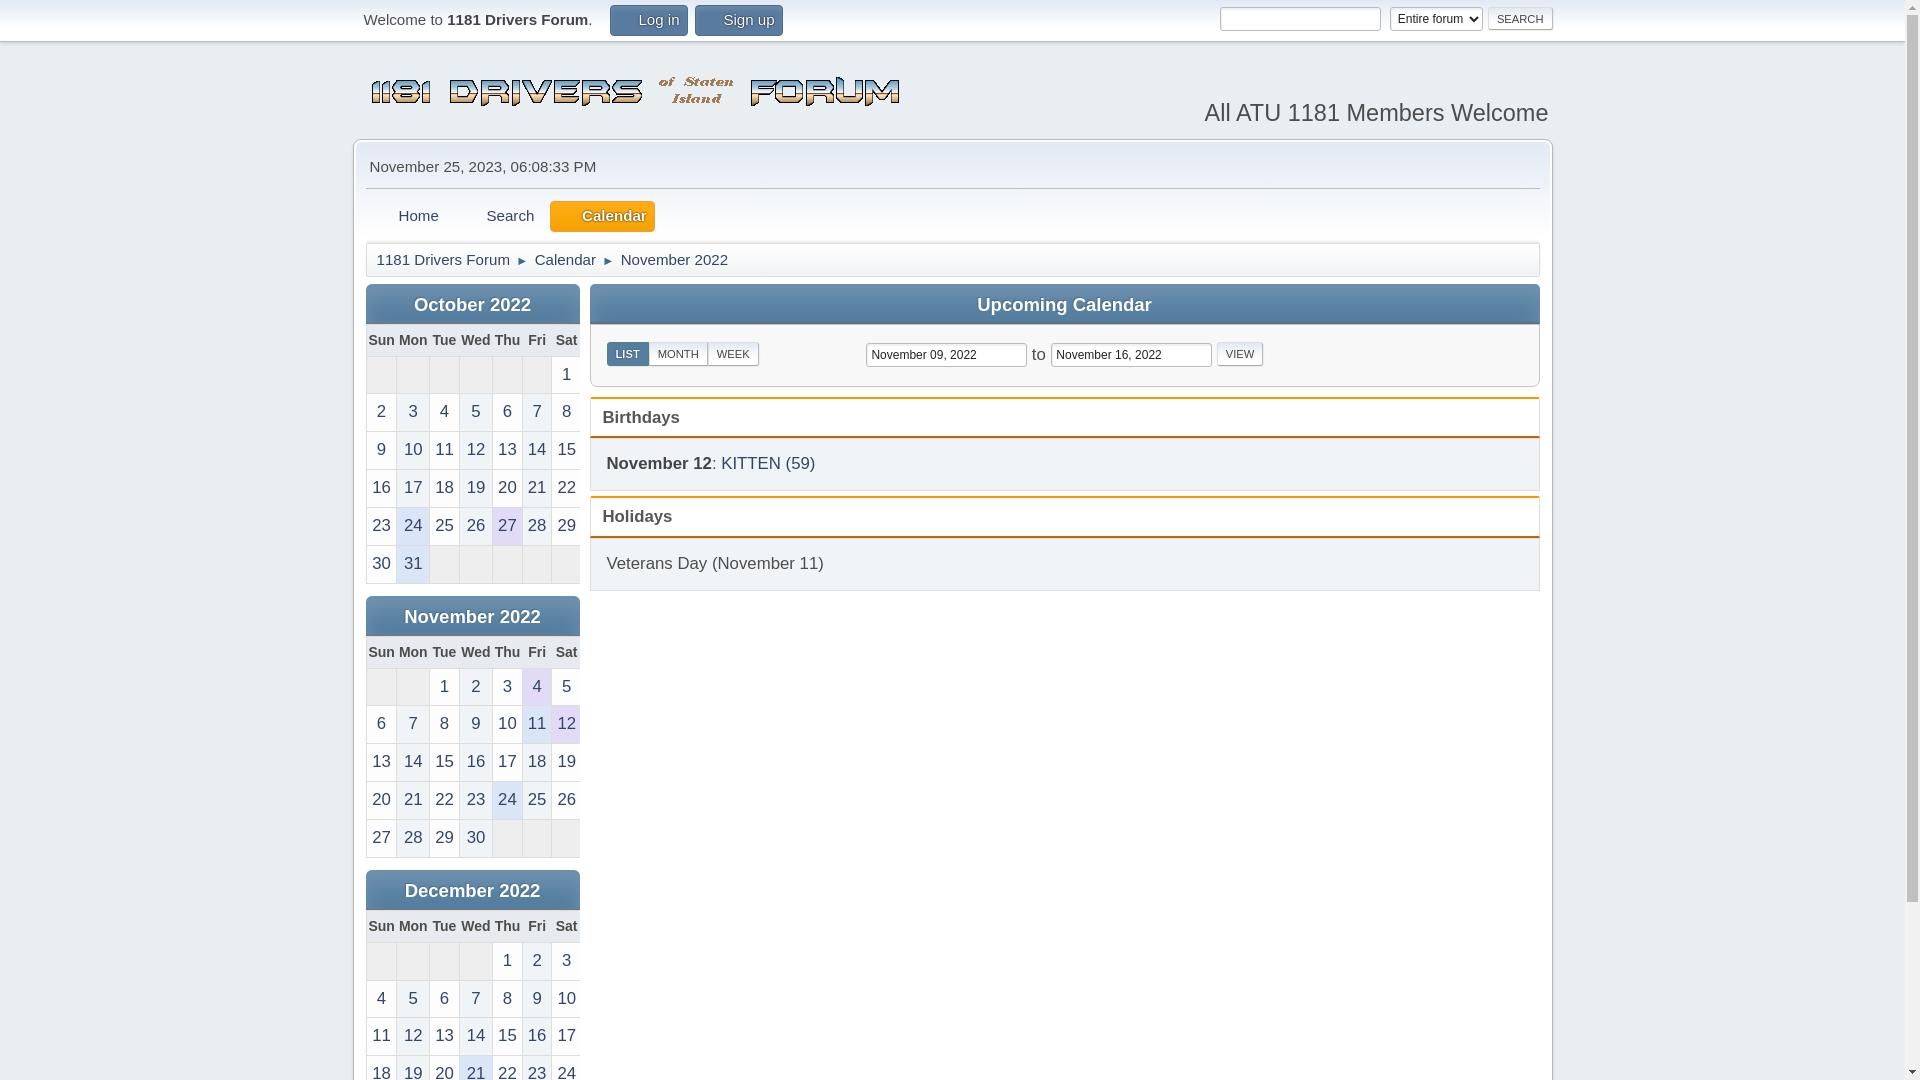 This screenshot has width=1920, height=1080. What do you see at coordinates (1520, 19) in the screenshot?
I see `'Search'` at bounding box center [1520, 19].